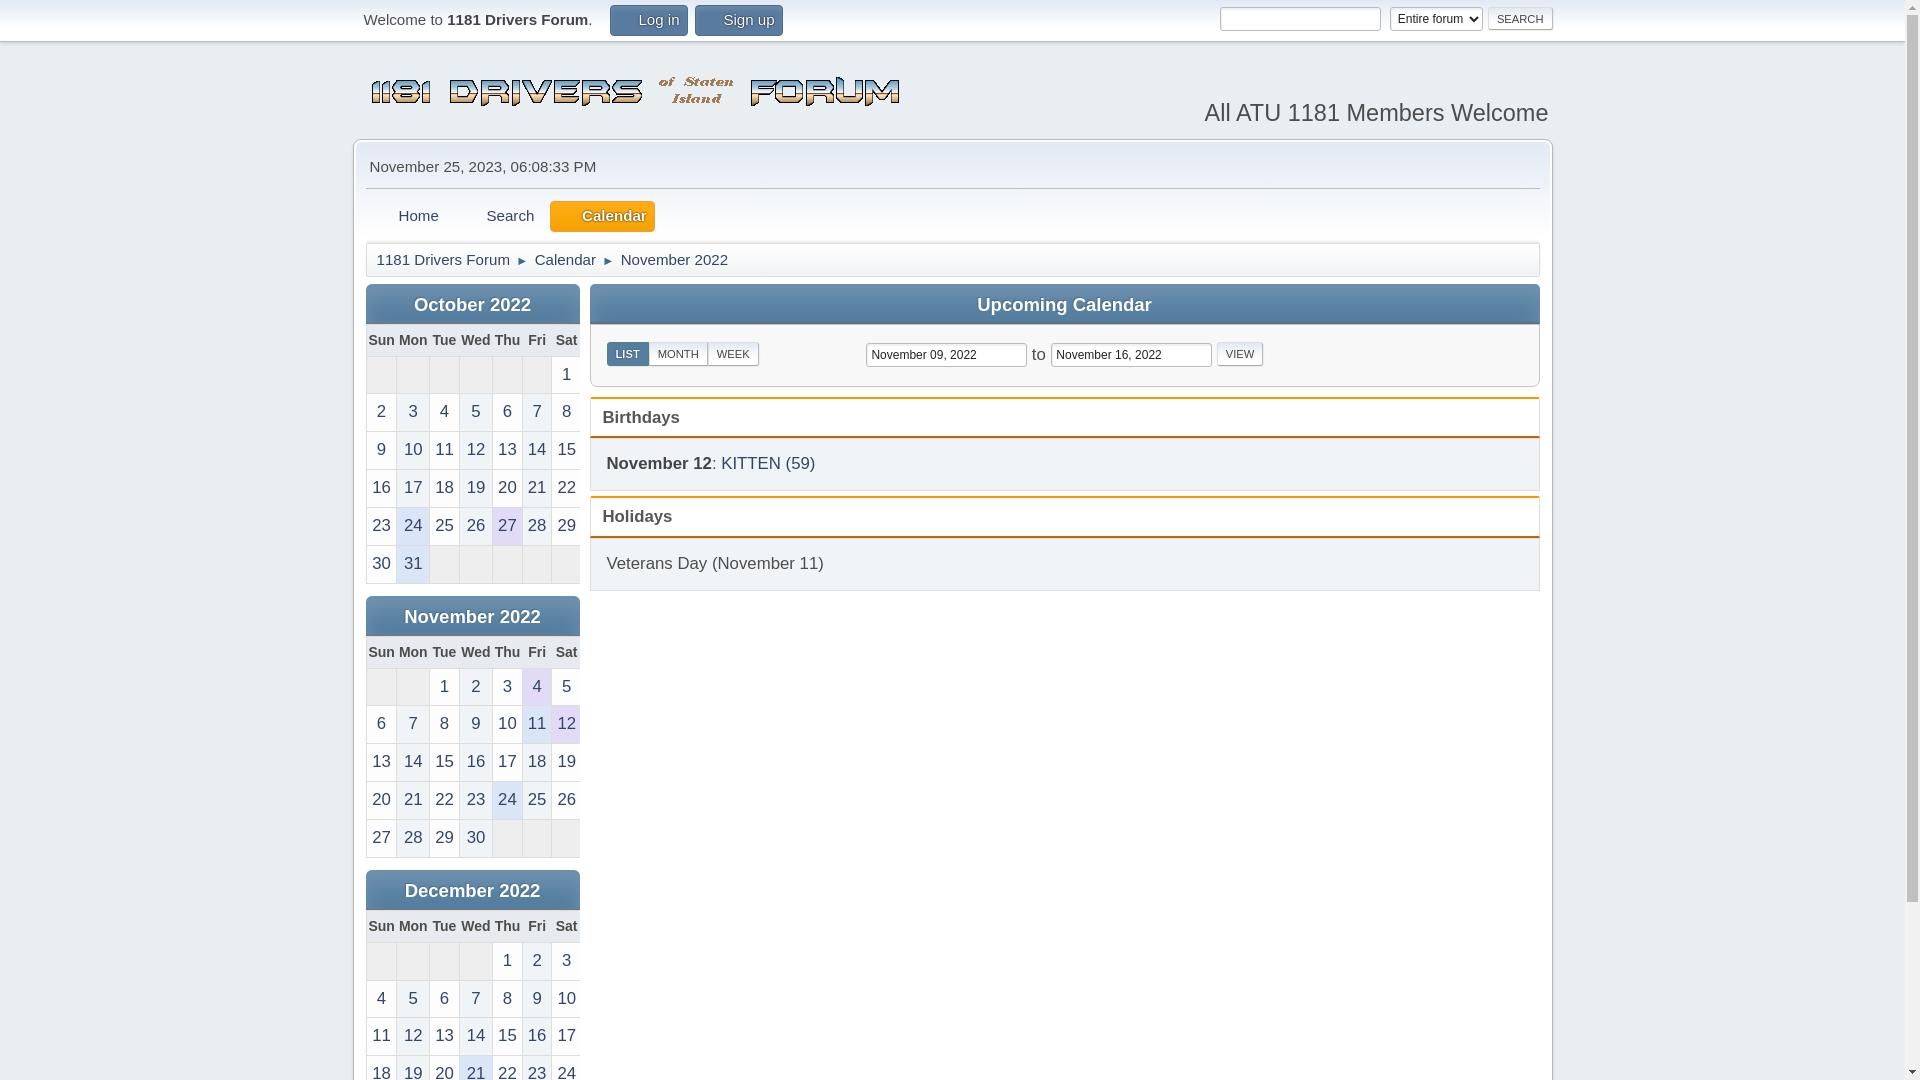 This screenshot has width=1920, height=1080. What do you see at coordinates (1520, 19) in the screenshot?
I see `'Search'` at bounding box center [1520, 19].